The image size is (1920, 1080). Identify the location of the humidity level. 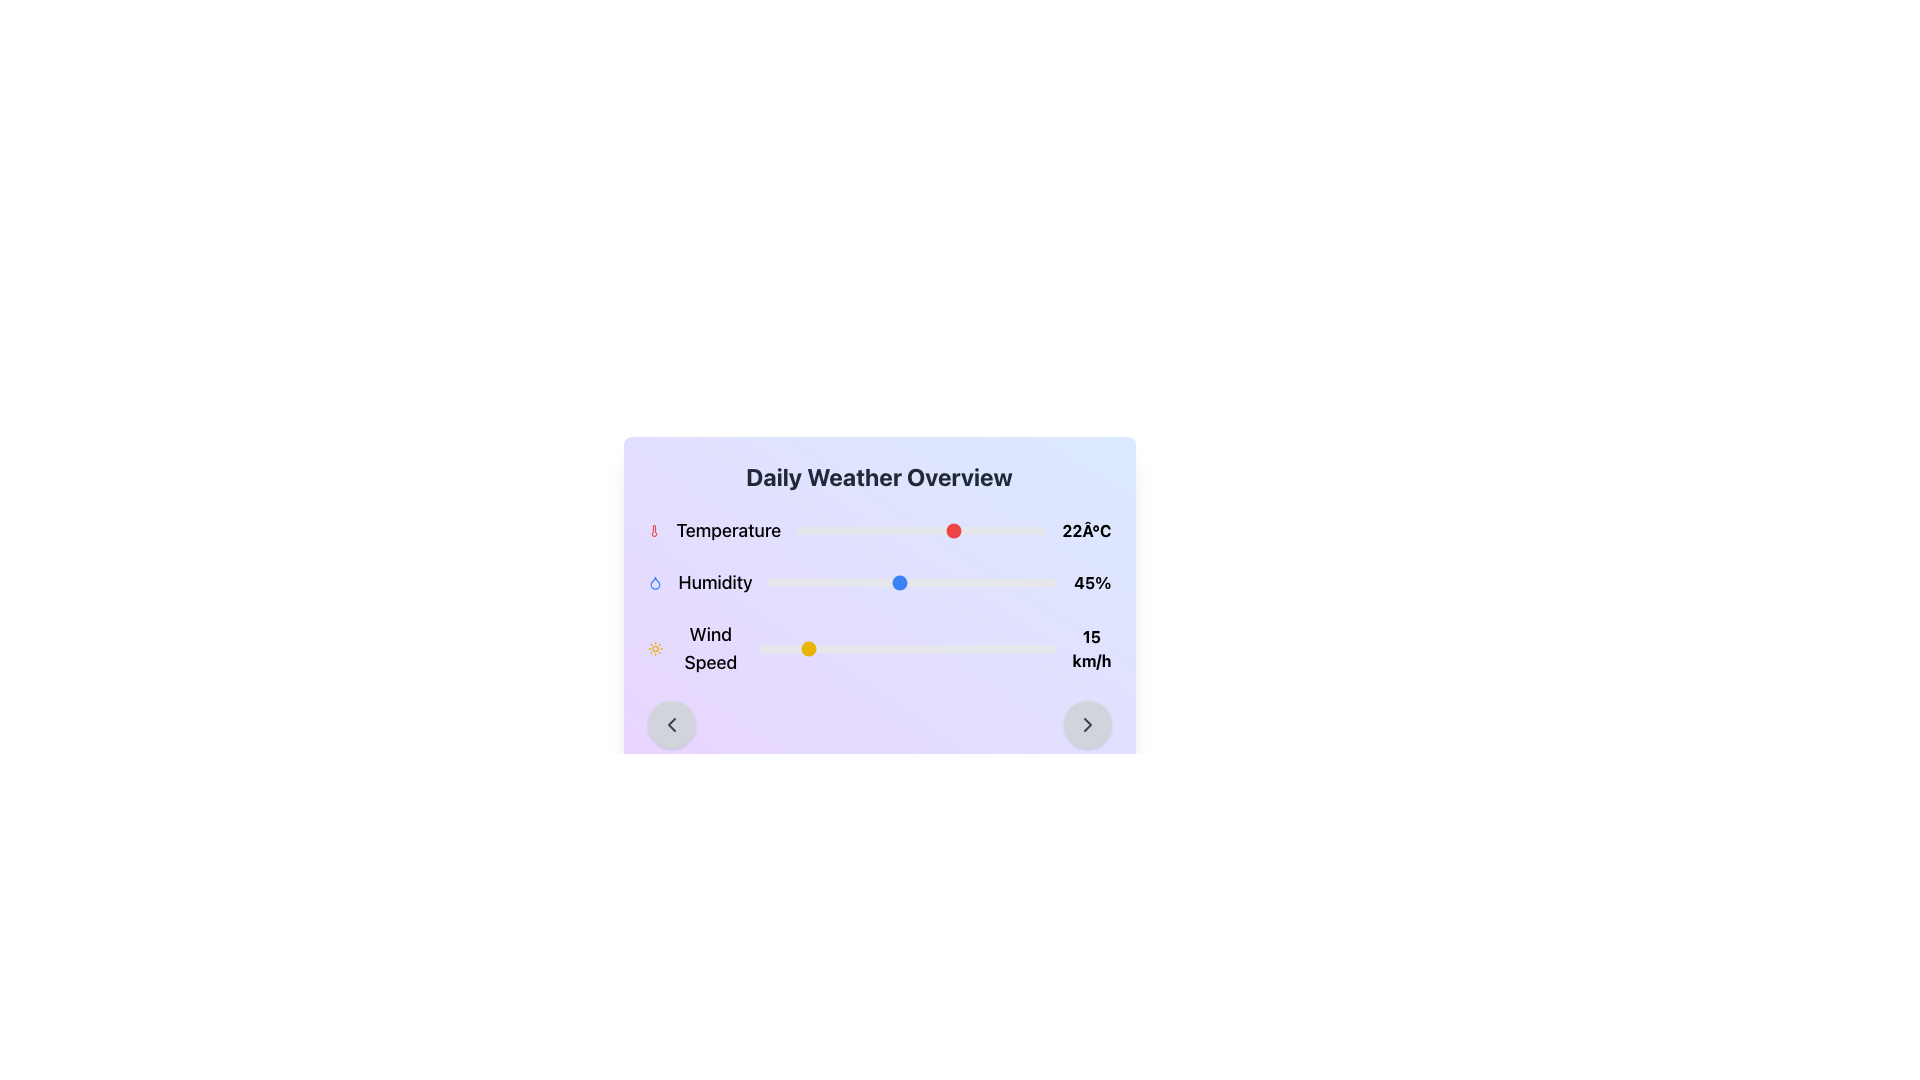
(806, 582).